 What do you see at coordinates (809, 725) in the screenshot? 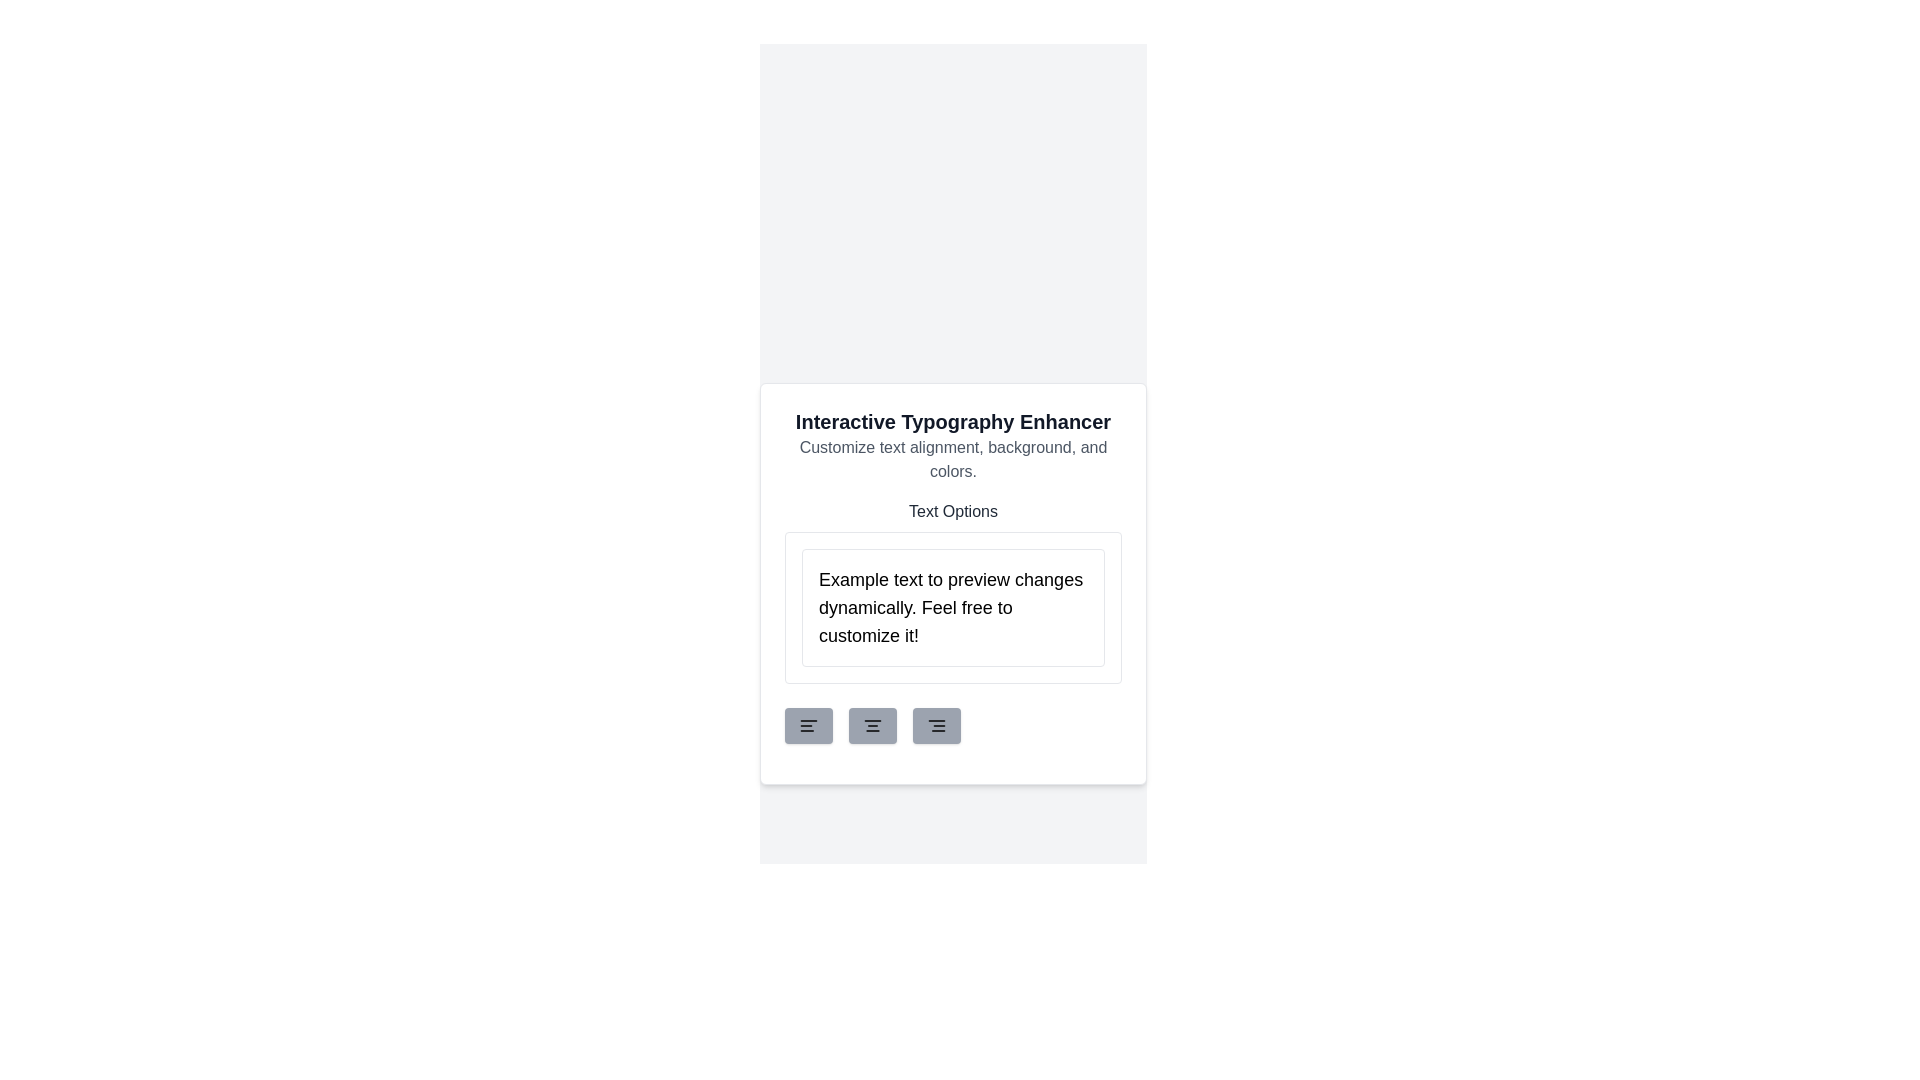
I see `the left-alignment button, which has a light gray background and an icon of three horizontal lines, to apply left alignment` at bounding box center [809, 725].